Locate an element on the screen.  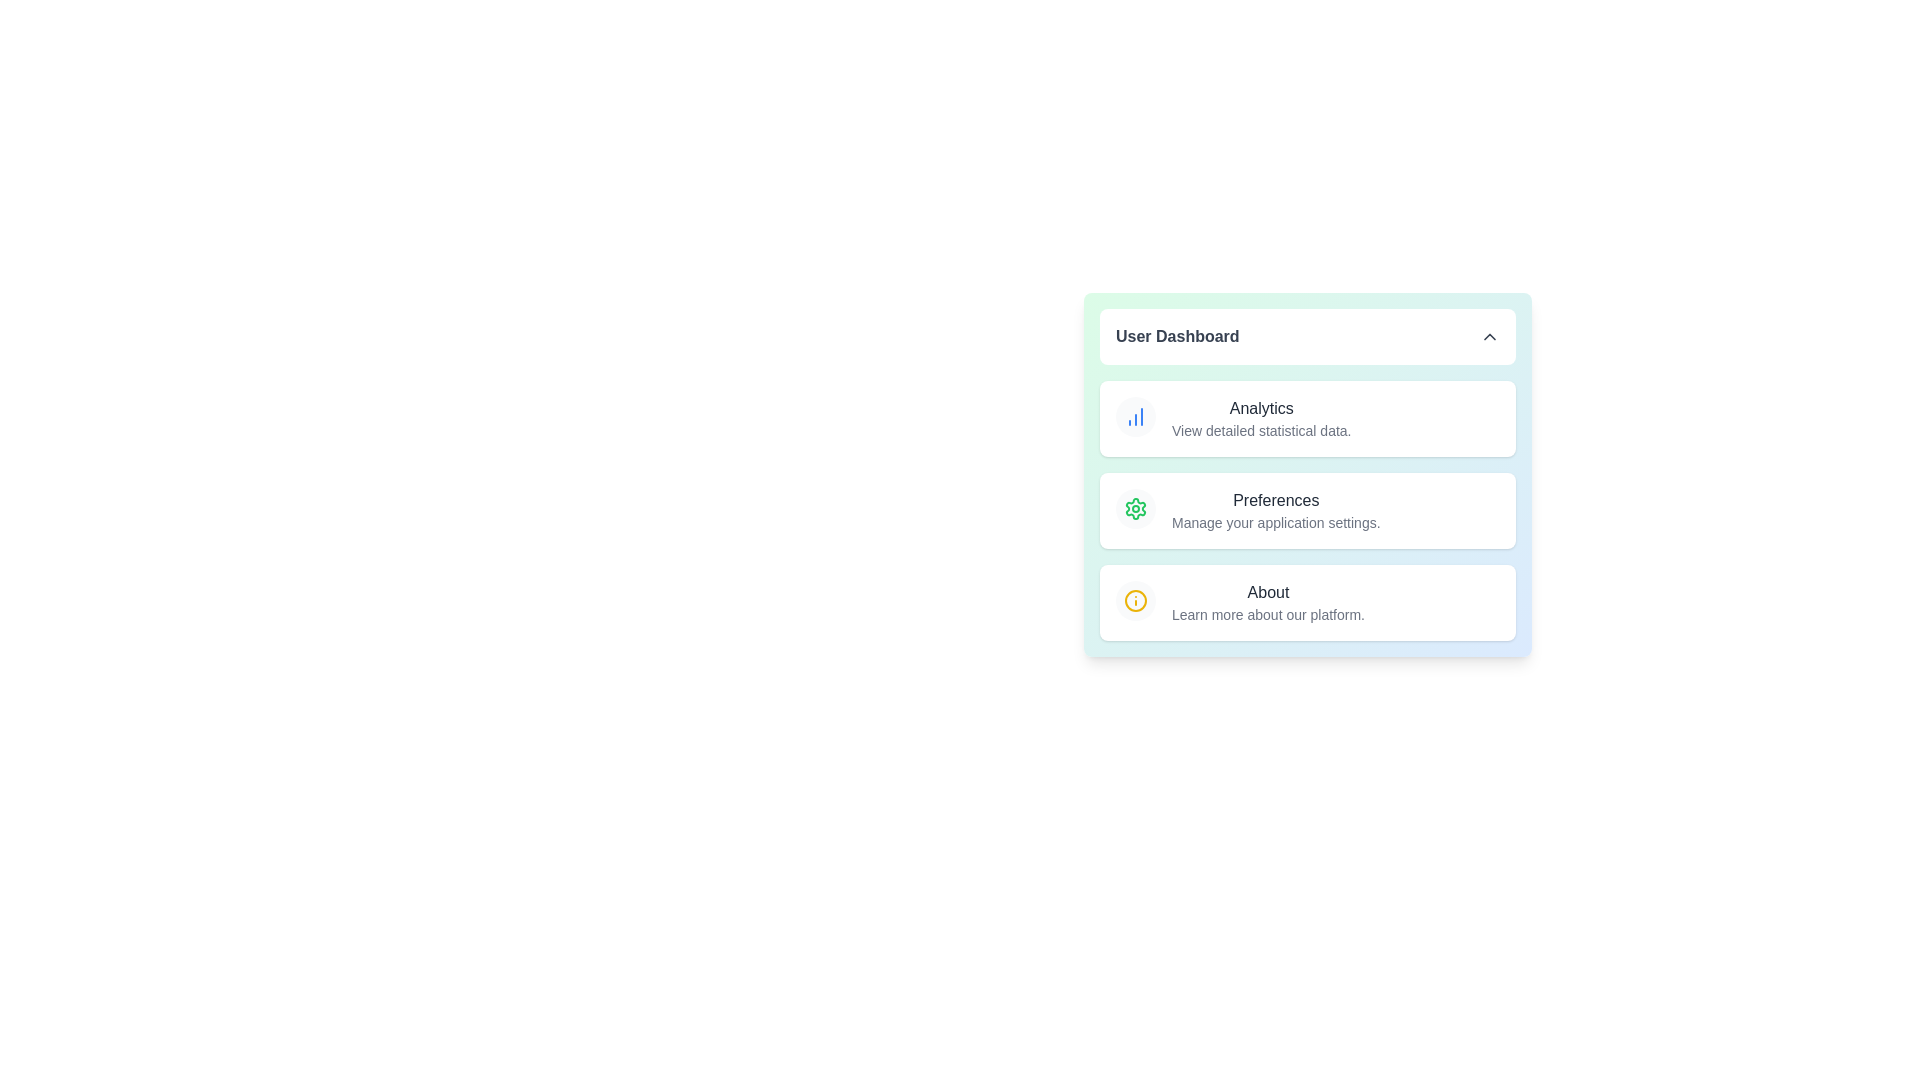
the toggle button to change the menu's visibility is located at coordinates (1308, 335).